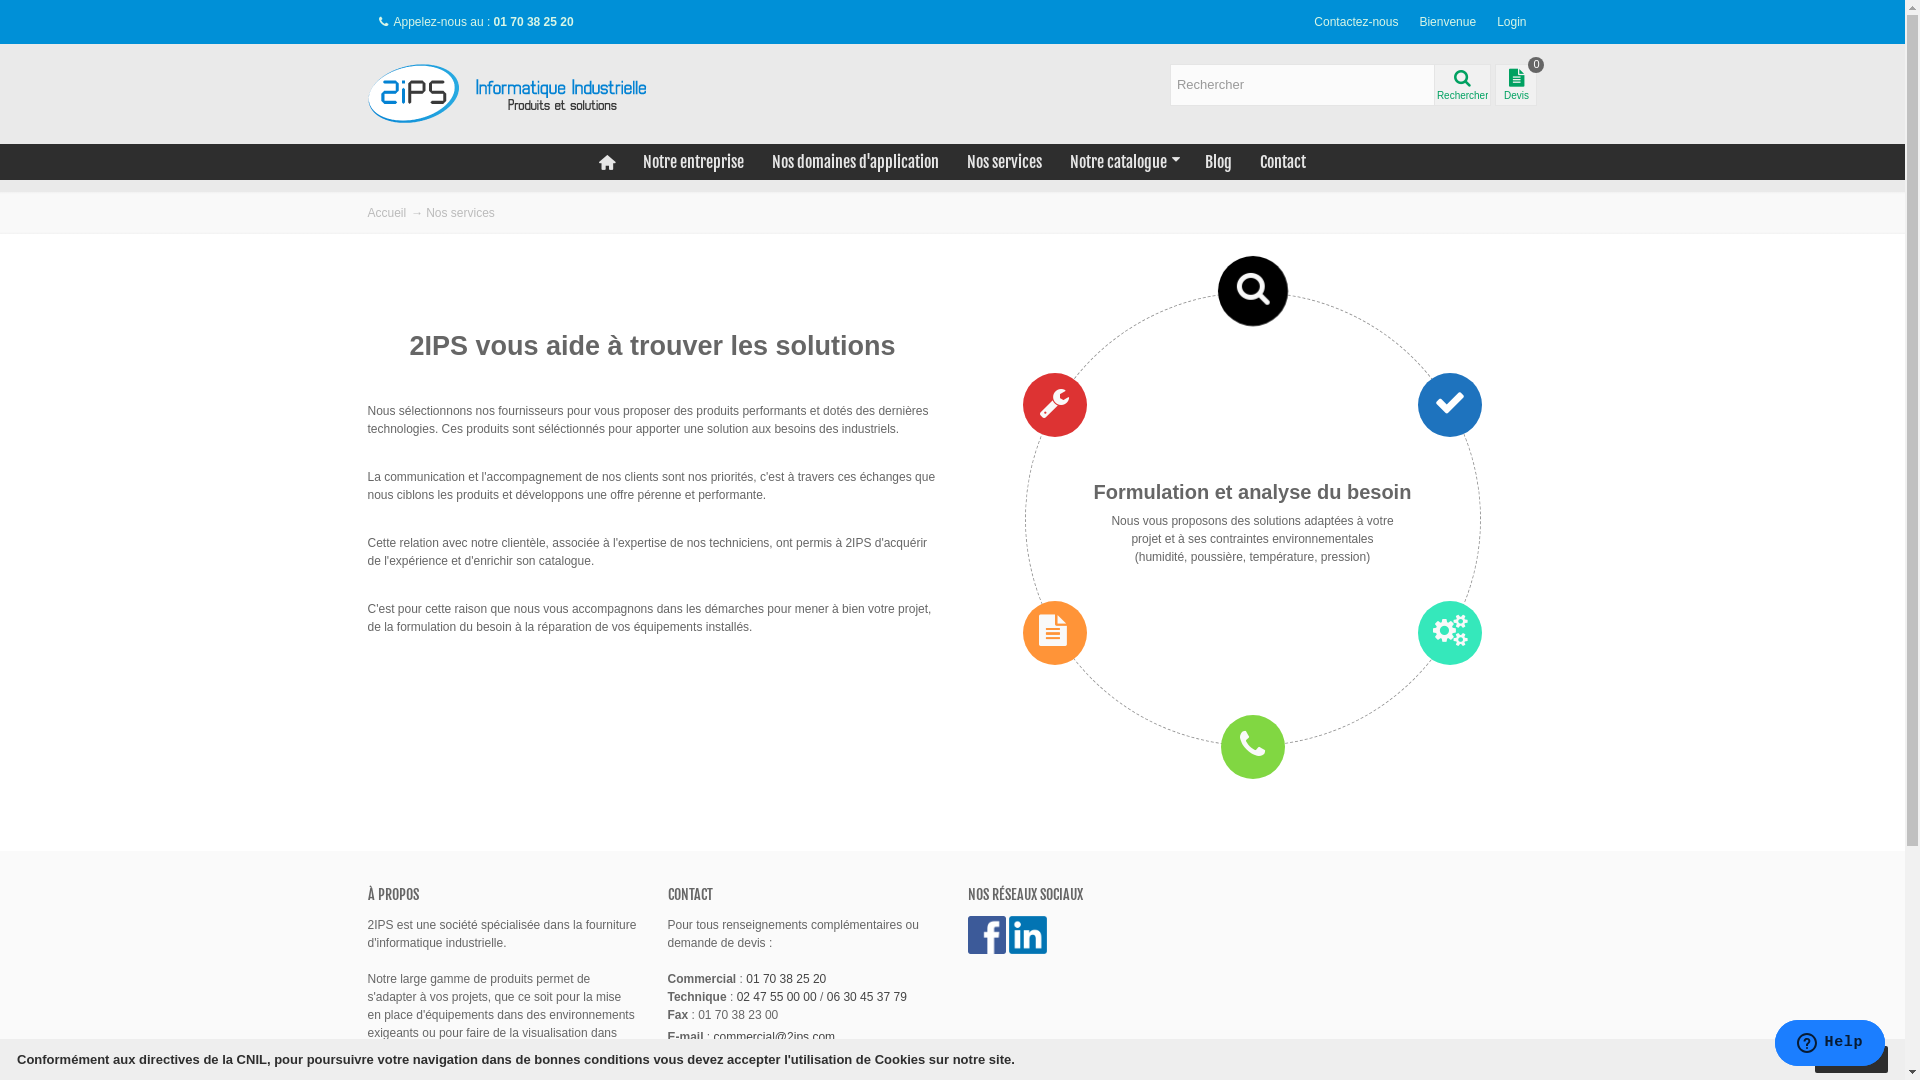  Describe the element at coordinates (776, 996) in the screenshot. I see `'02 47 55 00 00'` at that location.